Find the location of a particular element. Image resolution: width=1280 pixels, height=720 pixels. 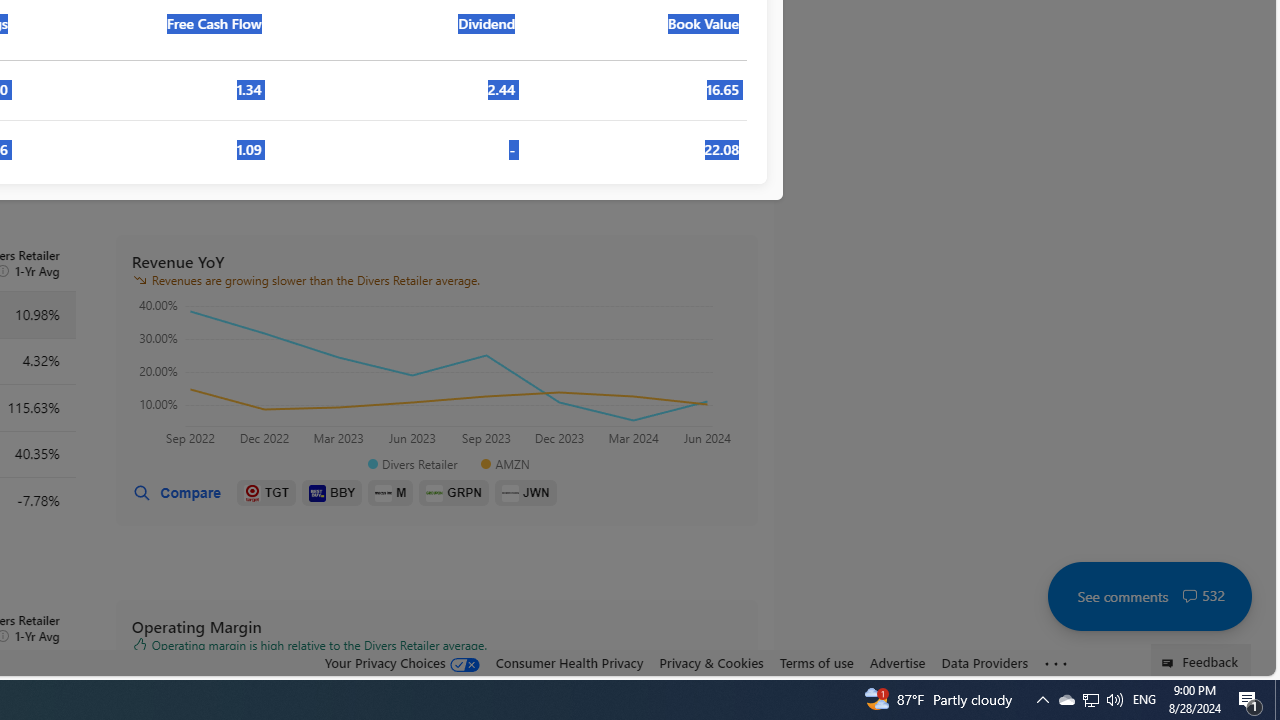

'Class: feedback_link_icon-DS-EntryPoint1-1' is located at coordinates (1171, 663).